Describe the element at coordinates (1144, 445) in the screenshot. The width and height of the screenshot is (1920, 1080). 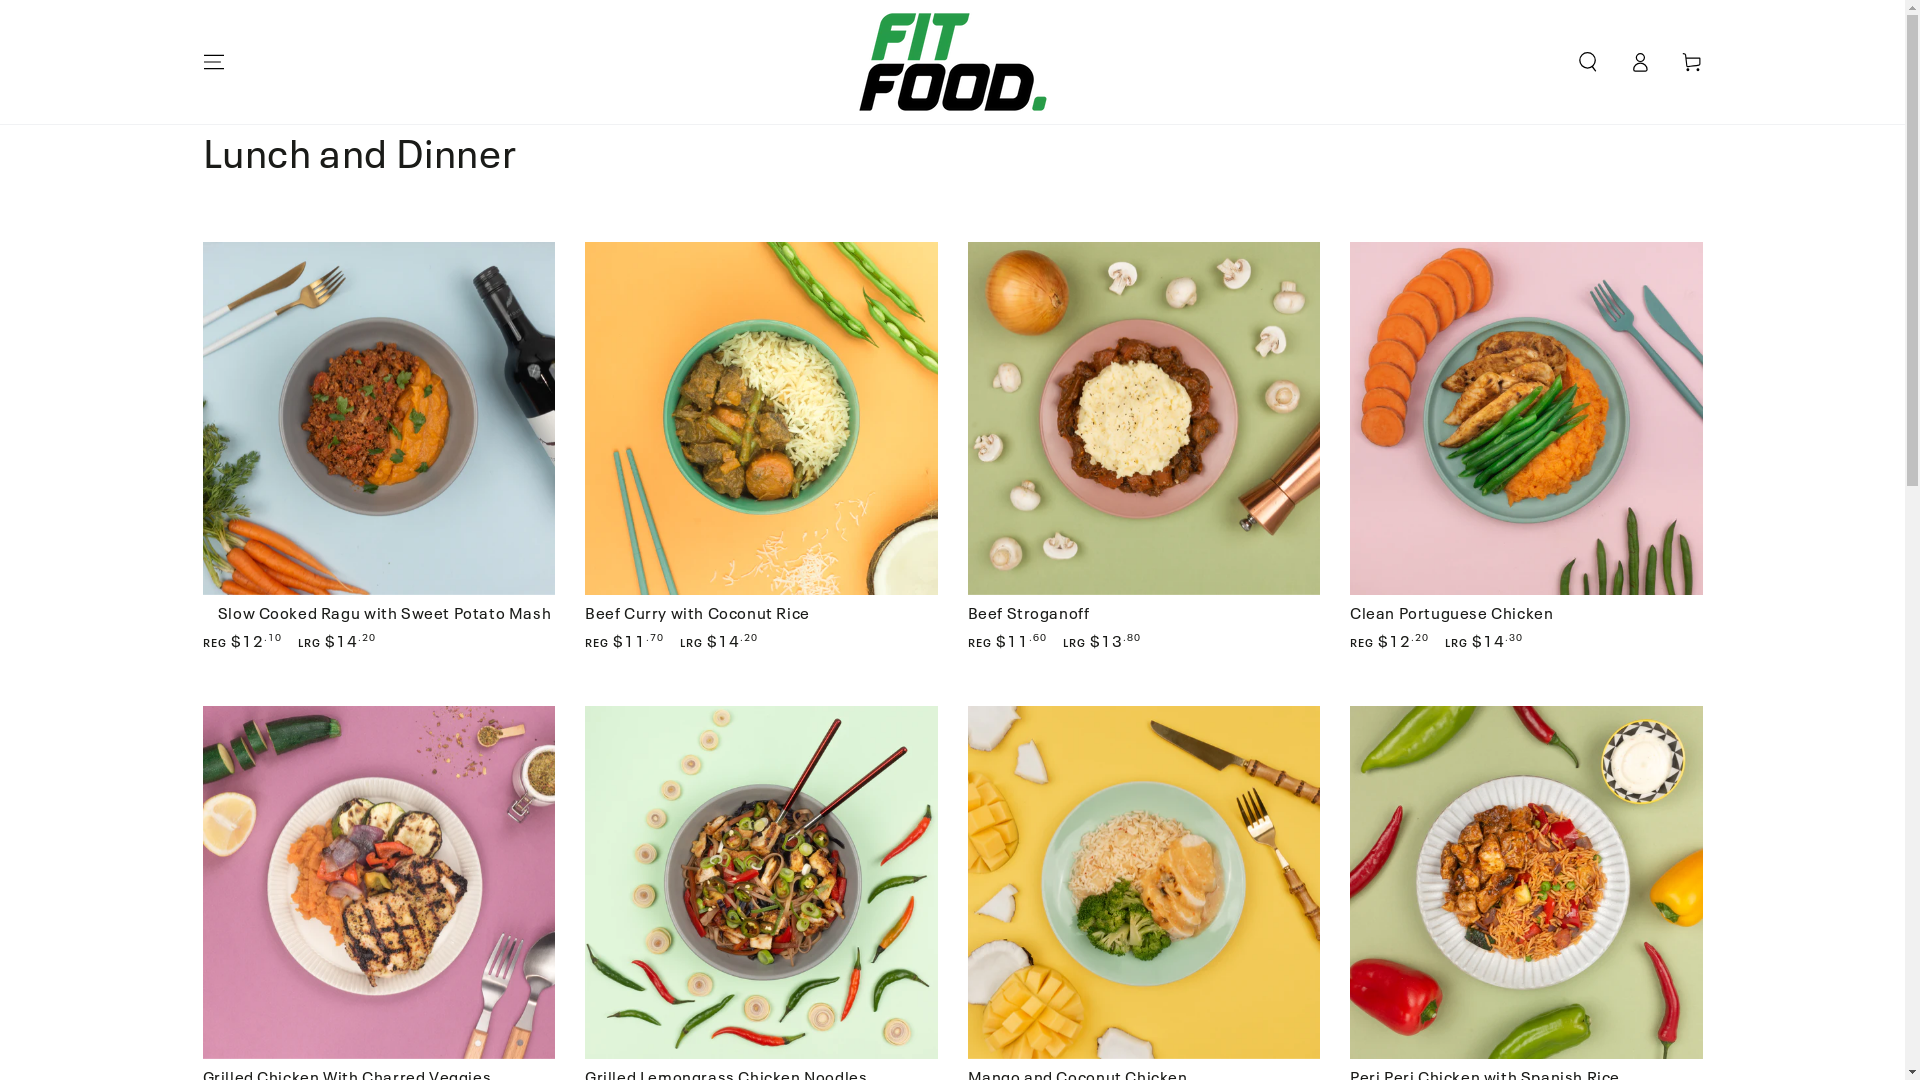
I see `'Beef Stroganoff'` at that location.